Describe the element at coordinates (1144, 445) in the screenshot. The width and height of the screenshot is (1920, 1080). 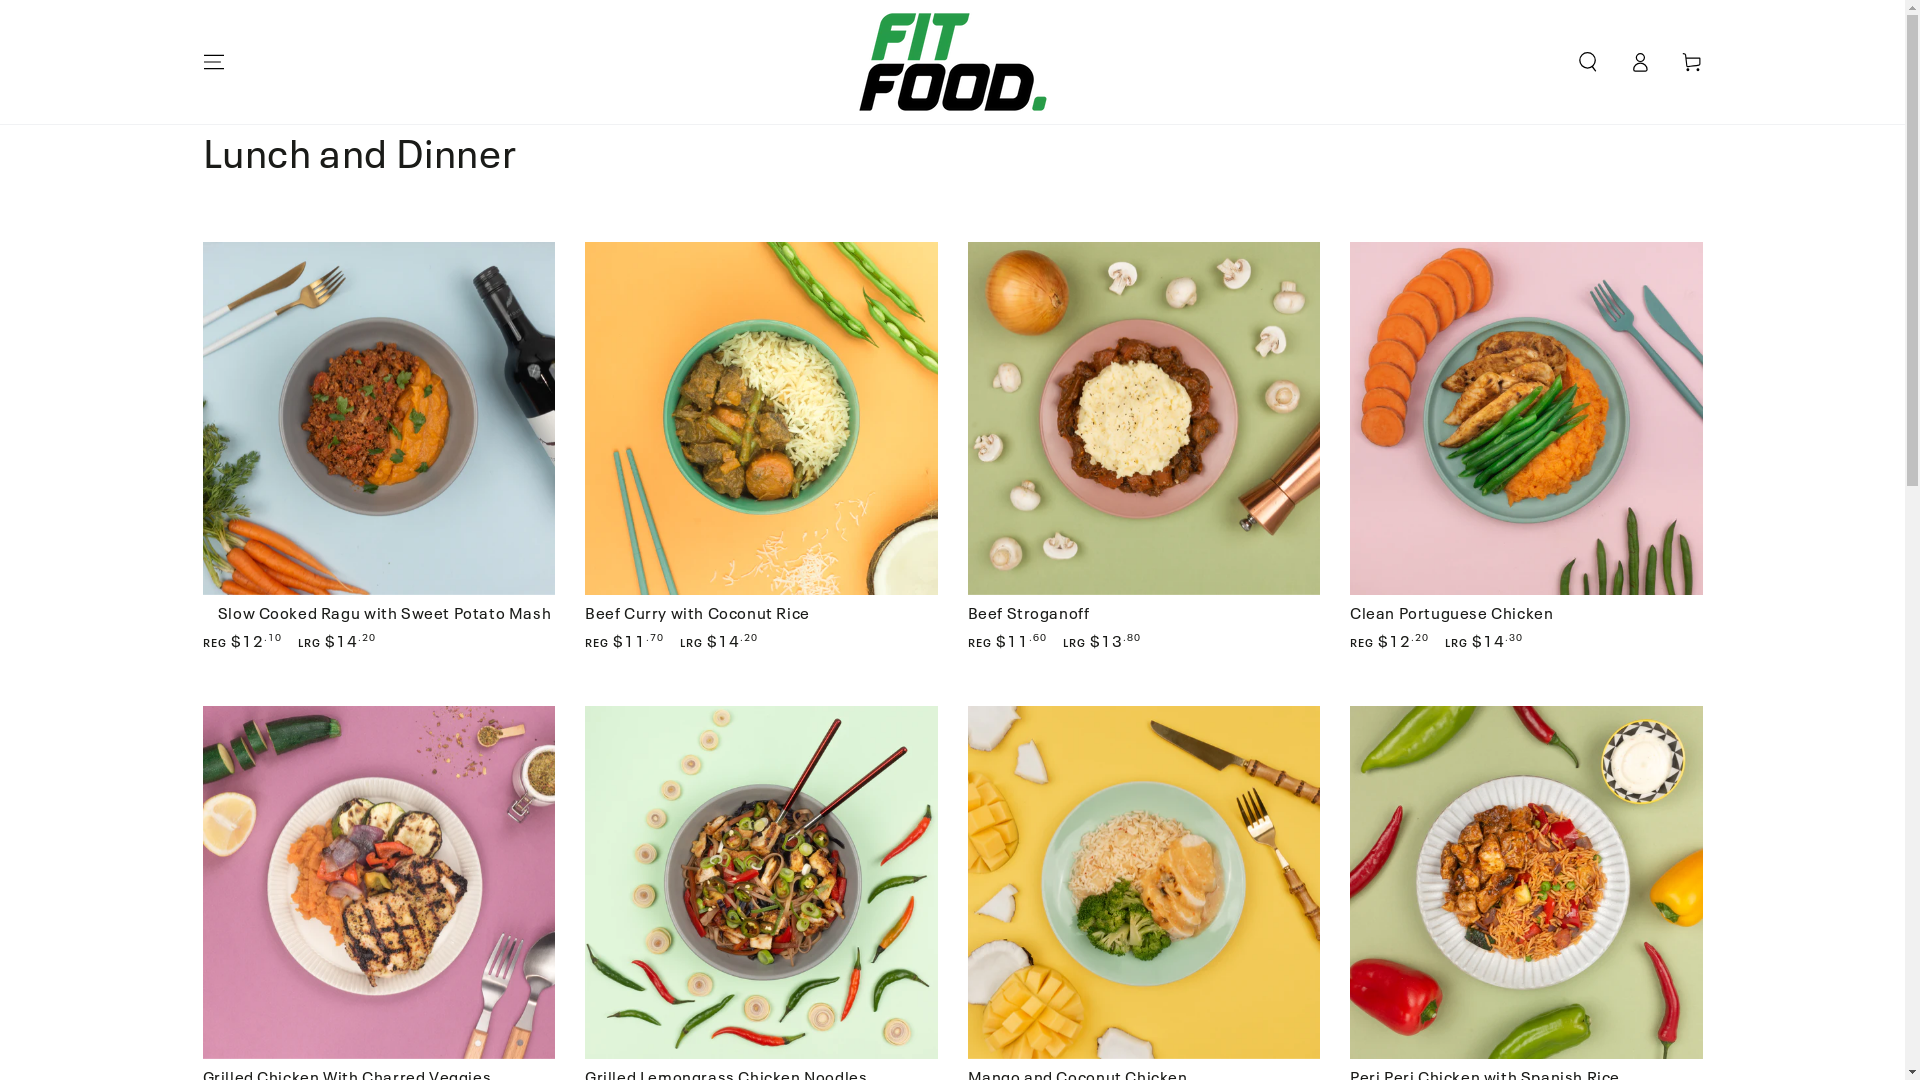
I see `'Beef Stroganoff'` at that location.